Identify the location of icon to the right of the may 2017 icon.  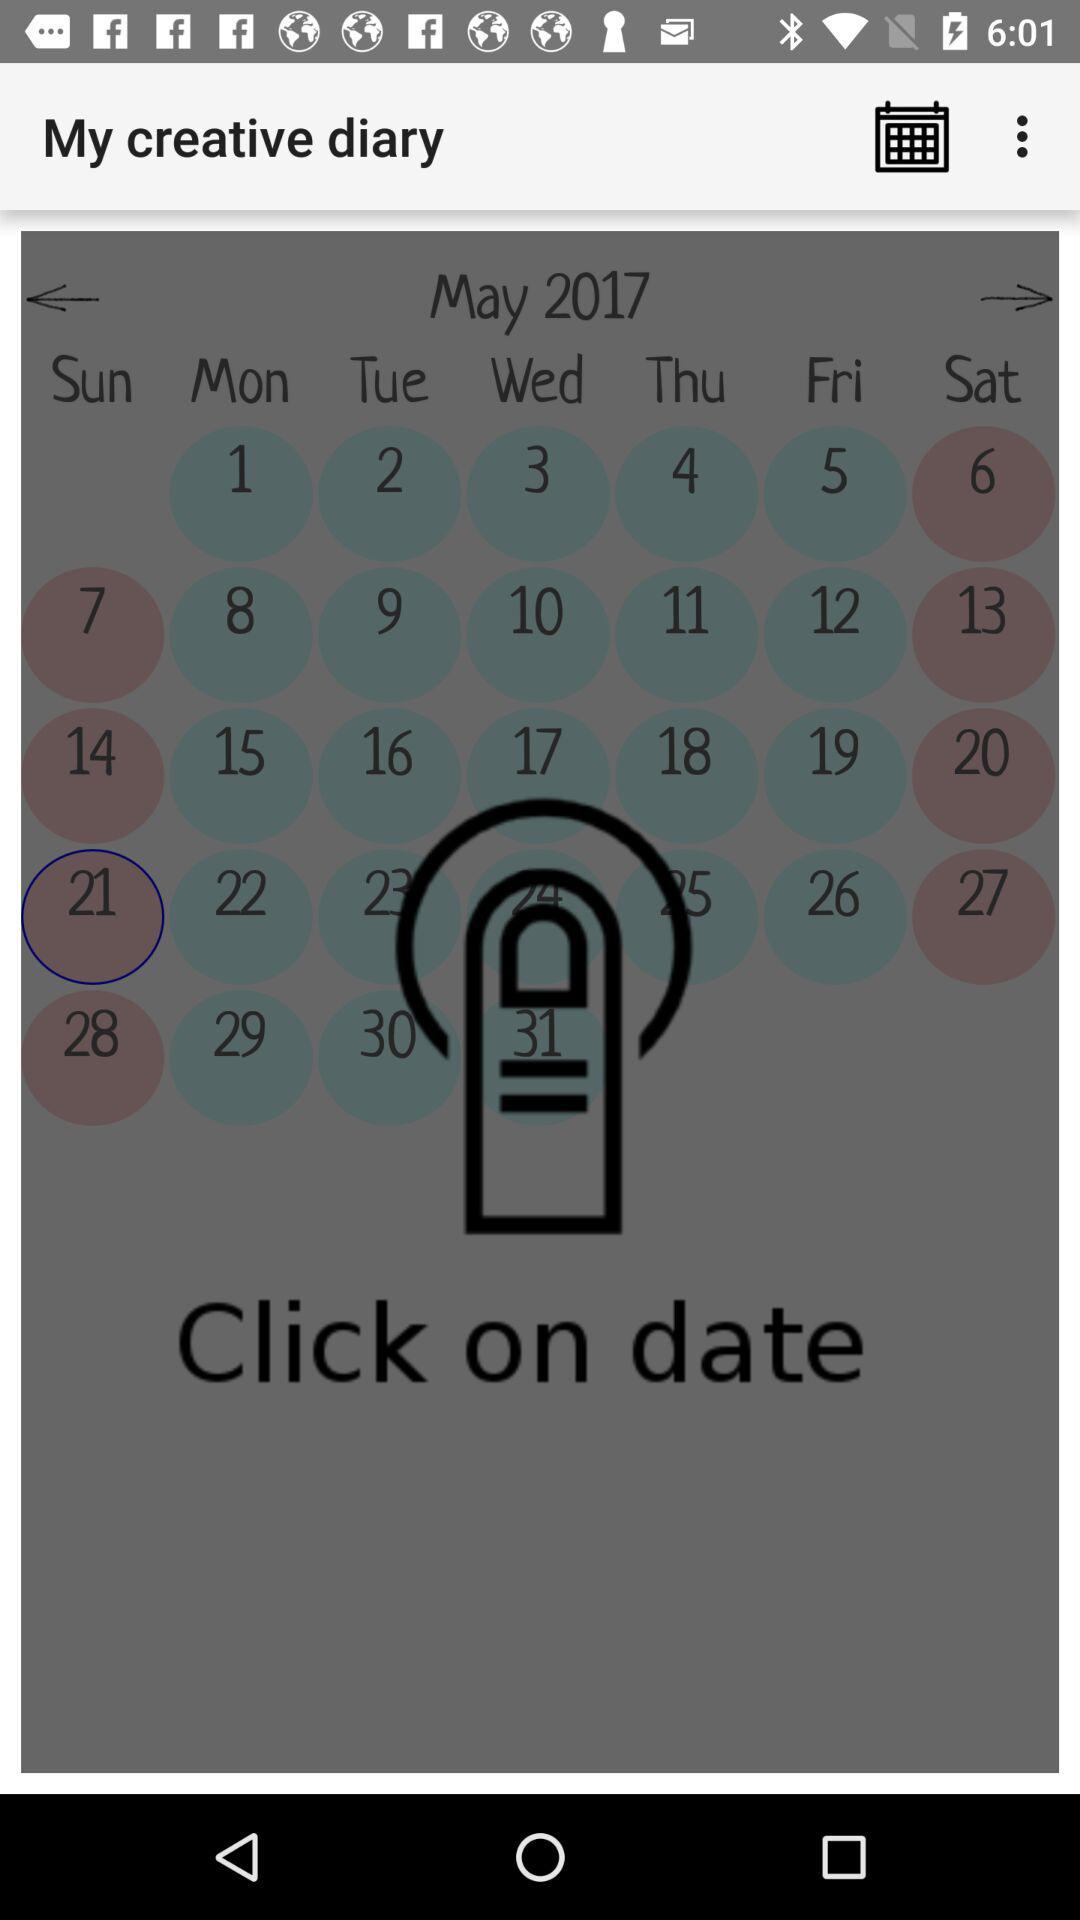
(1017, 298).